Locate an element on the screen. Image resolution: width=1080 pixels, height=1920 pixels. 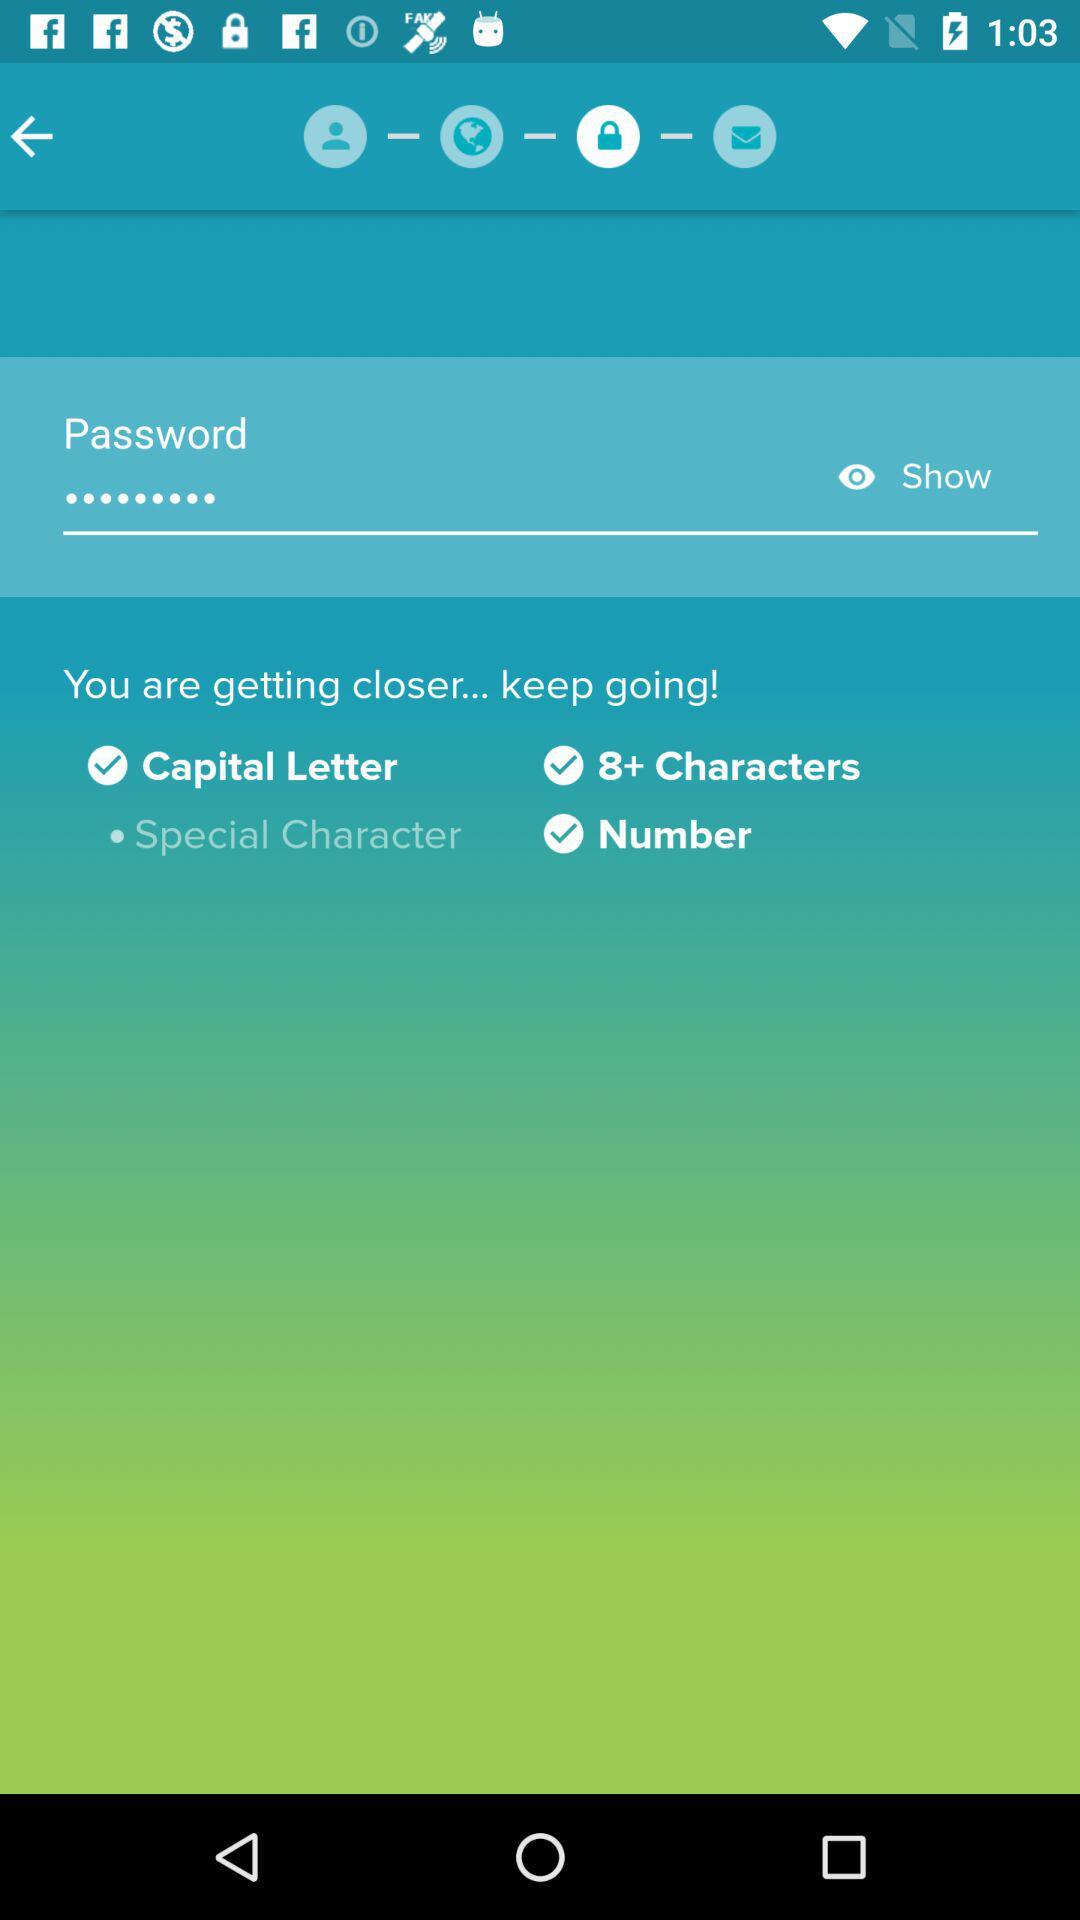
go back is located at coordinates (31, 135).